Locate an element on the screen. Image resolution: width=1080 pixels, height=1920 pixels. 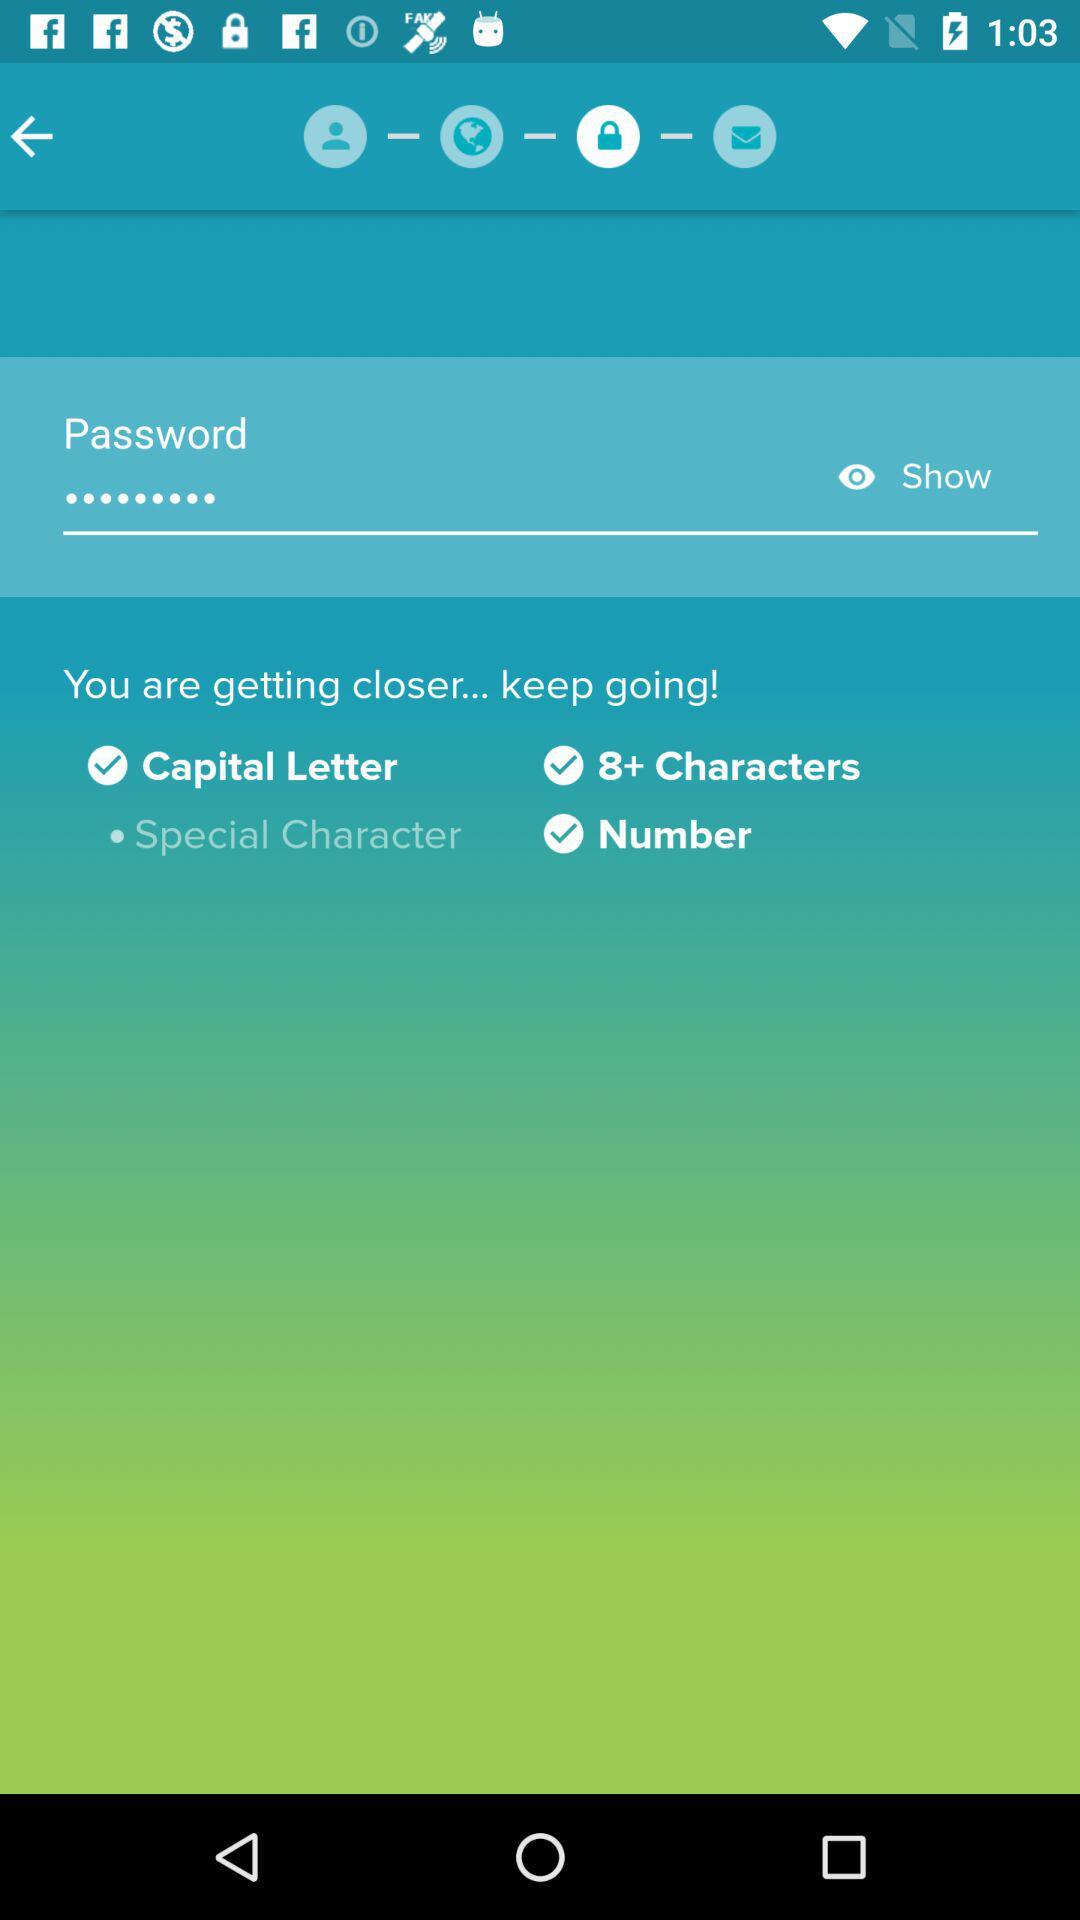
go back is located at coordinates (31, 135).